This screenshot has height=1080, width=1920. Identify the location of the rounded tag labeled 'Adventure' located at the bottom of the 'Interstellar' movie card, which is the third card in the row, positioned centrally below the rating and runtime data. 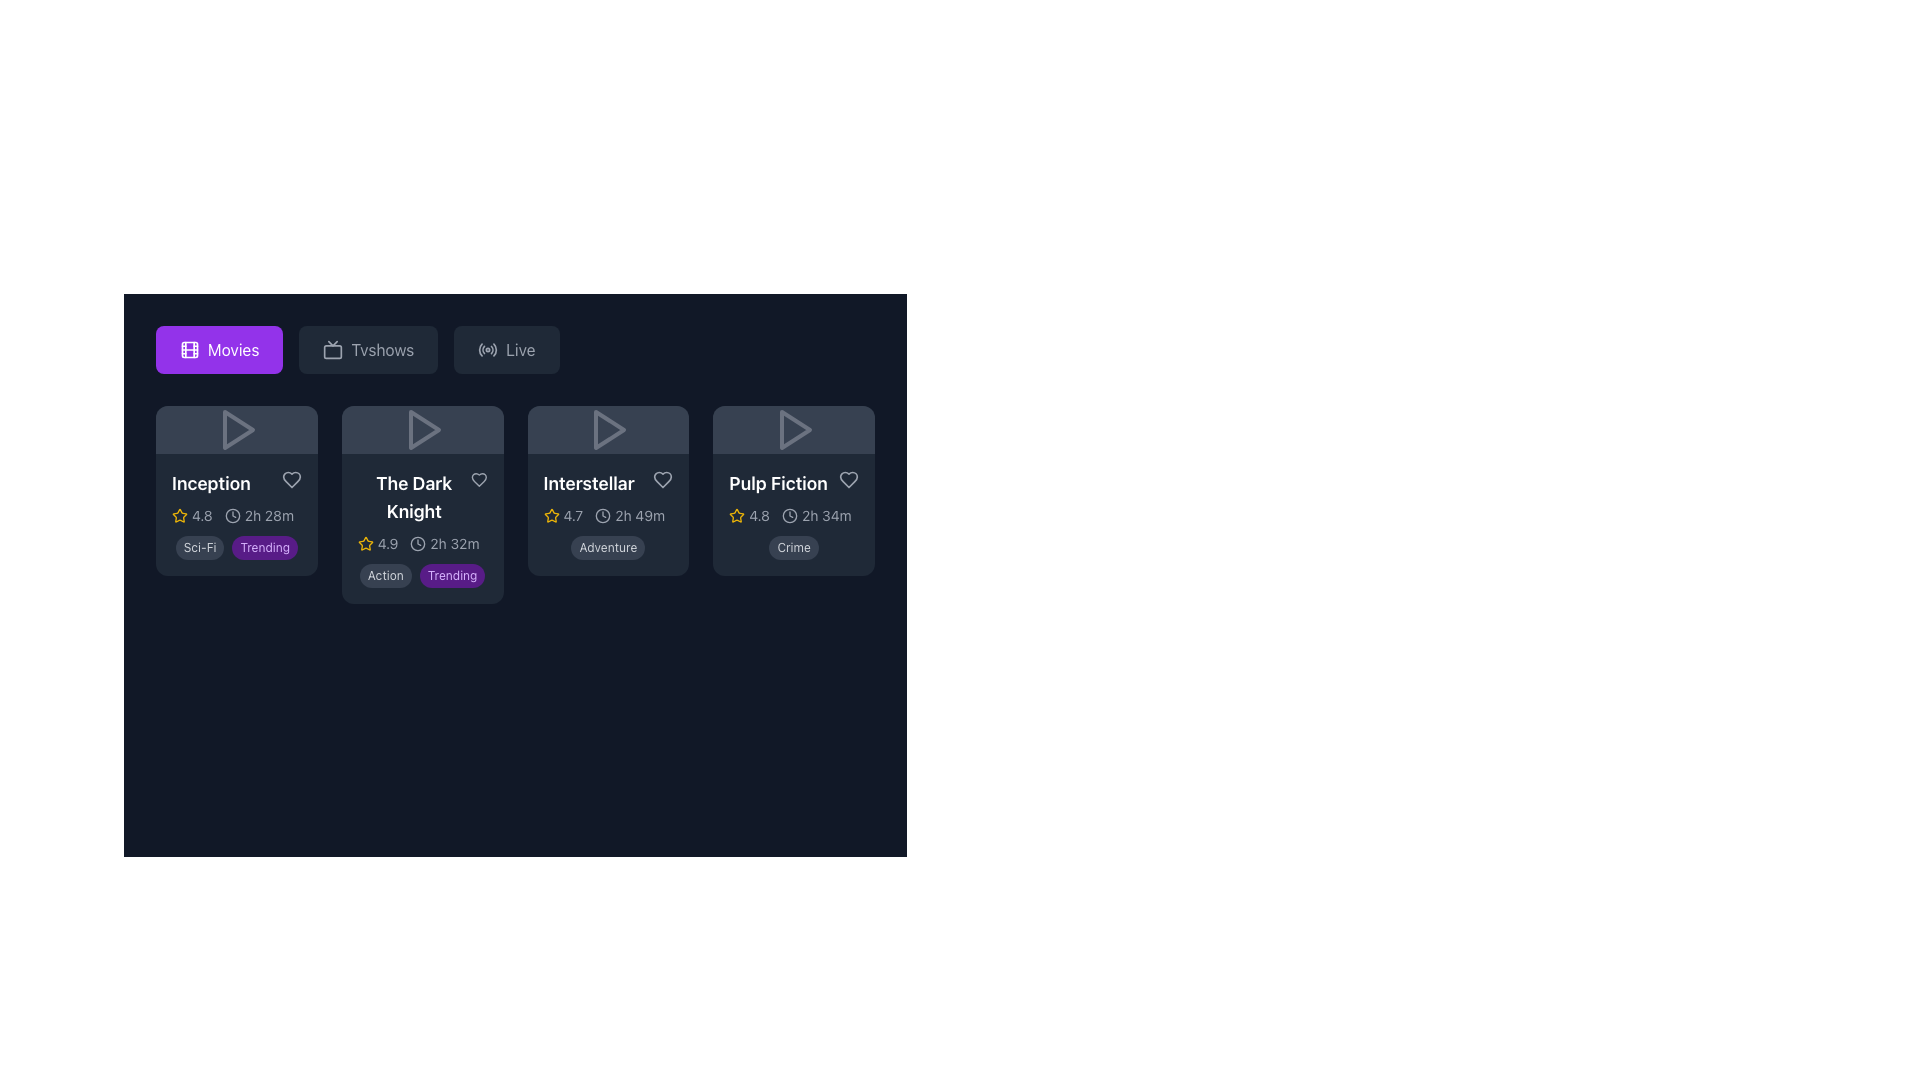
(607, 547).